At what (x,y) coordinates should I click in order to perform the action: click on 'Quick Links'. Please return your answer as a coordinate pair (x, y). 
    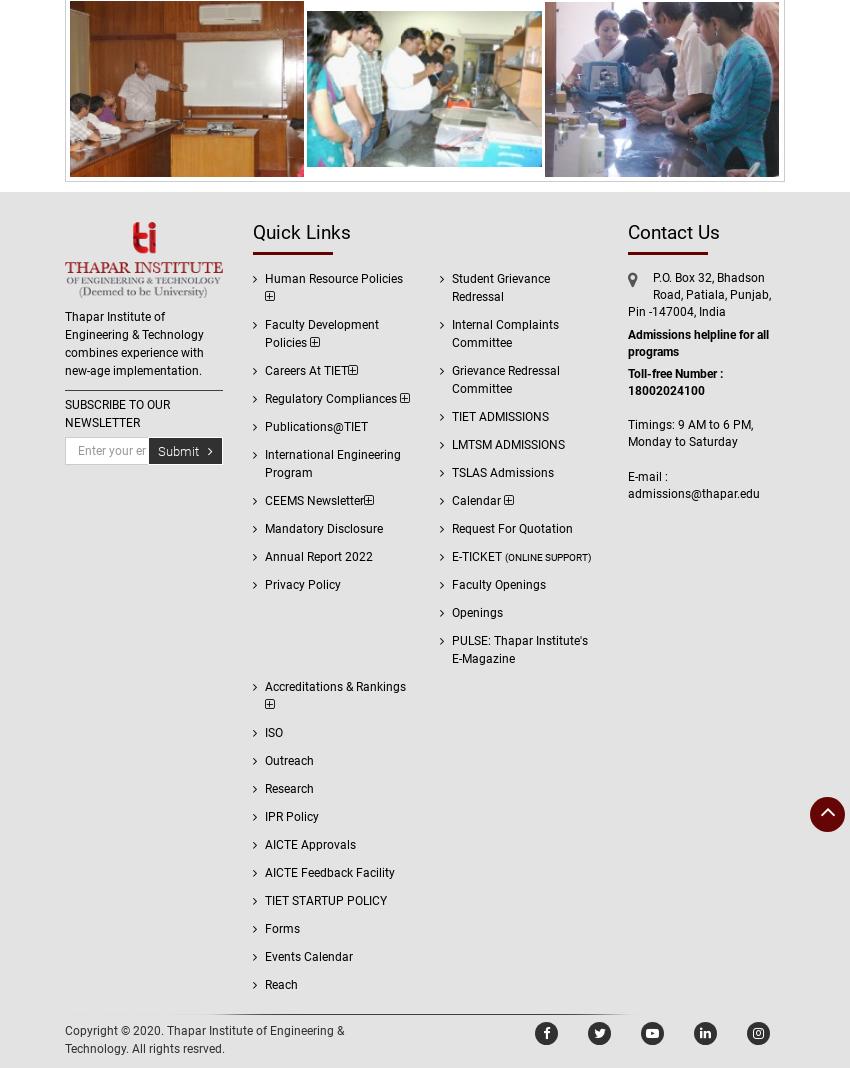
    Looking at the image, I should click on (300, 232).